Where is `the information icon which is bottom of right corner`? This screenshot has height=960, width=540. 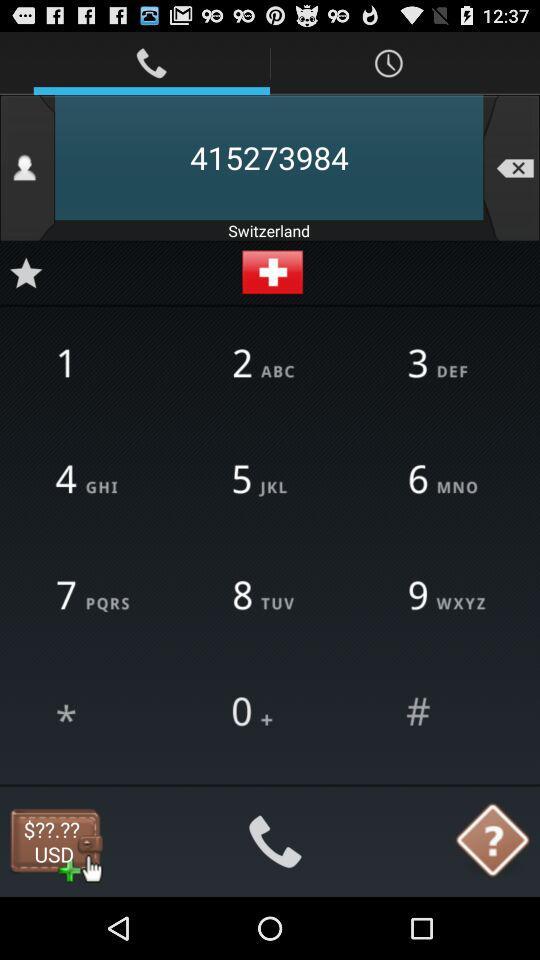
the information icon which is bottom of right corner is located at coordinates (492, 841).